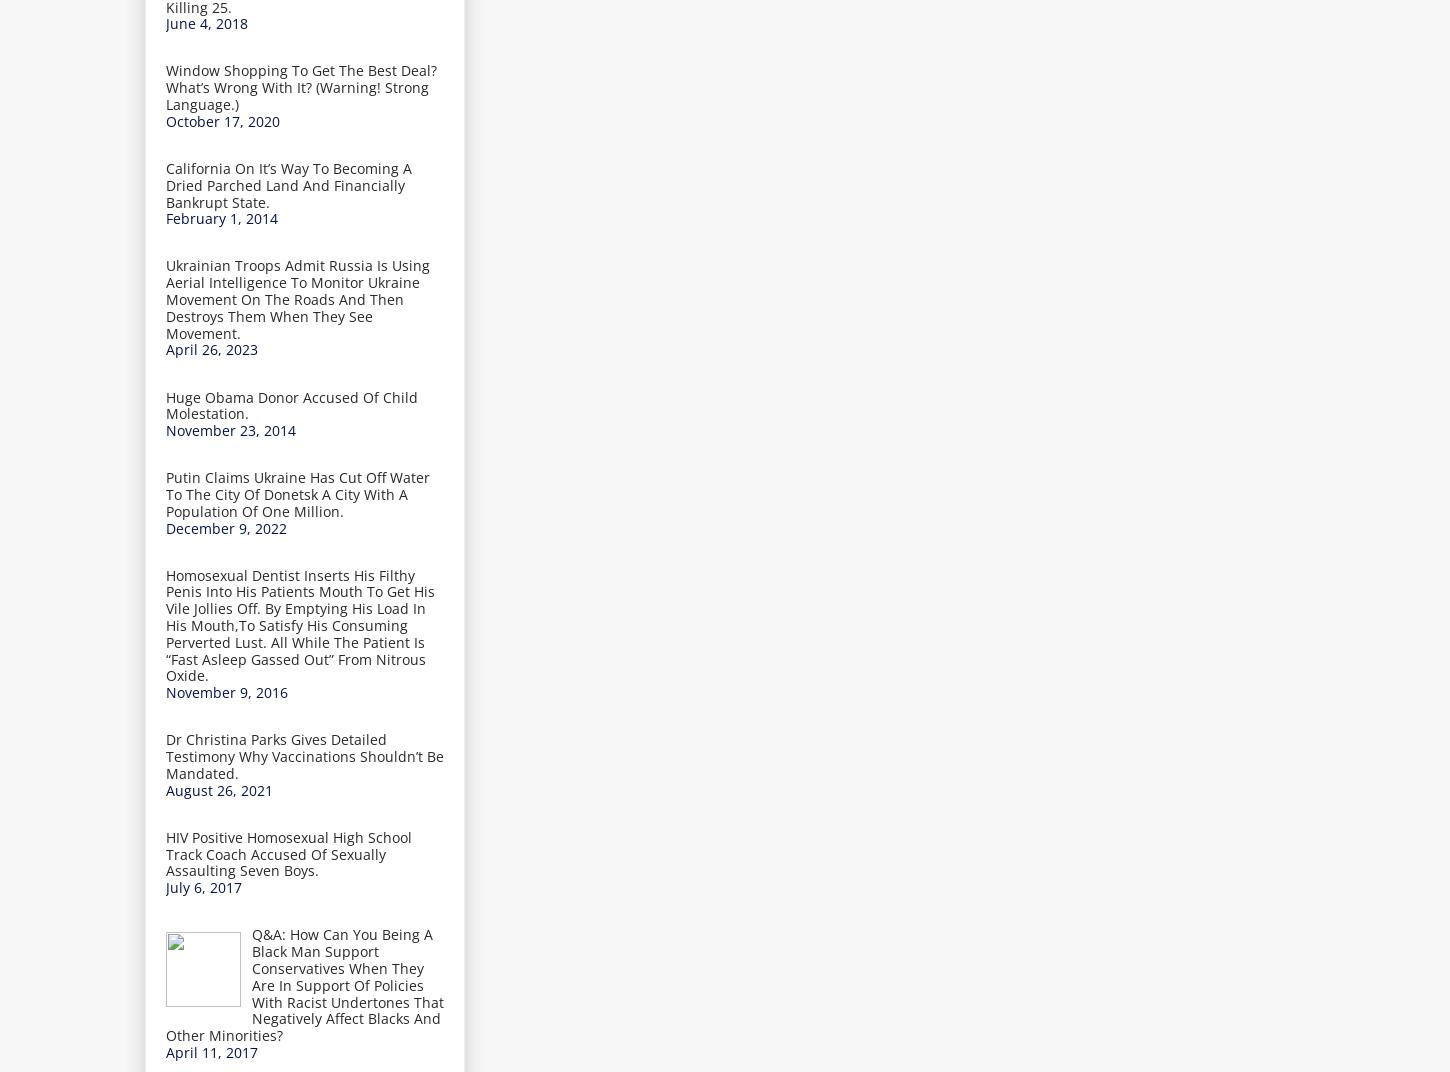 The height and width of the screenshot is (1072, 1450). Describe the element at coordinates (292, 404) in the screenshot. I see `'Huge Obama Donor Accused Of Child Molestation.'` at that location.